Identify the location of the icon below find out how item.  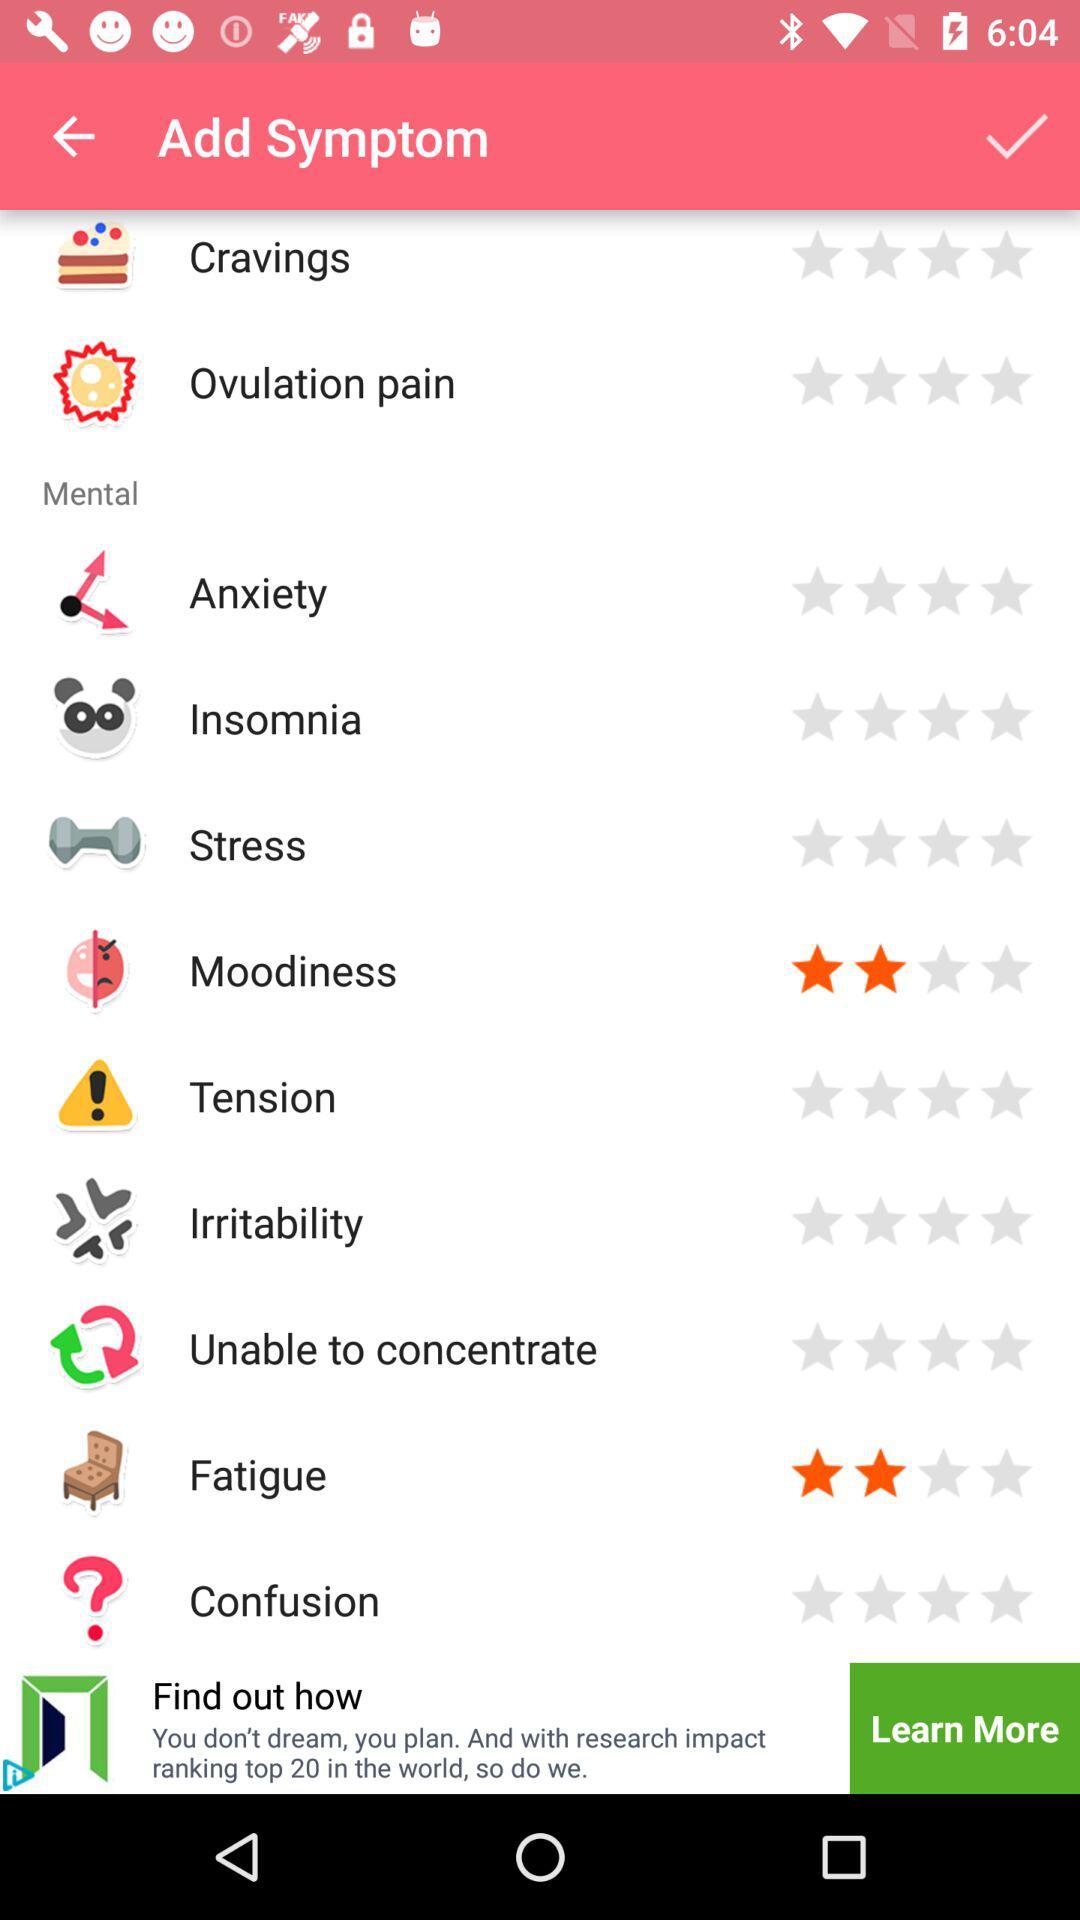
(487, 1751).